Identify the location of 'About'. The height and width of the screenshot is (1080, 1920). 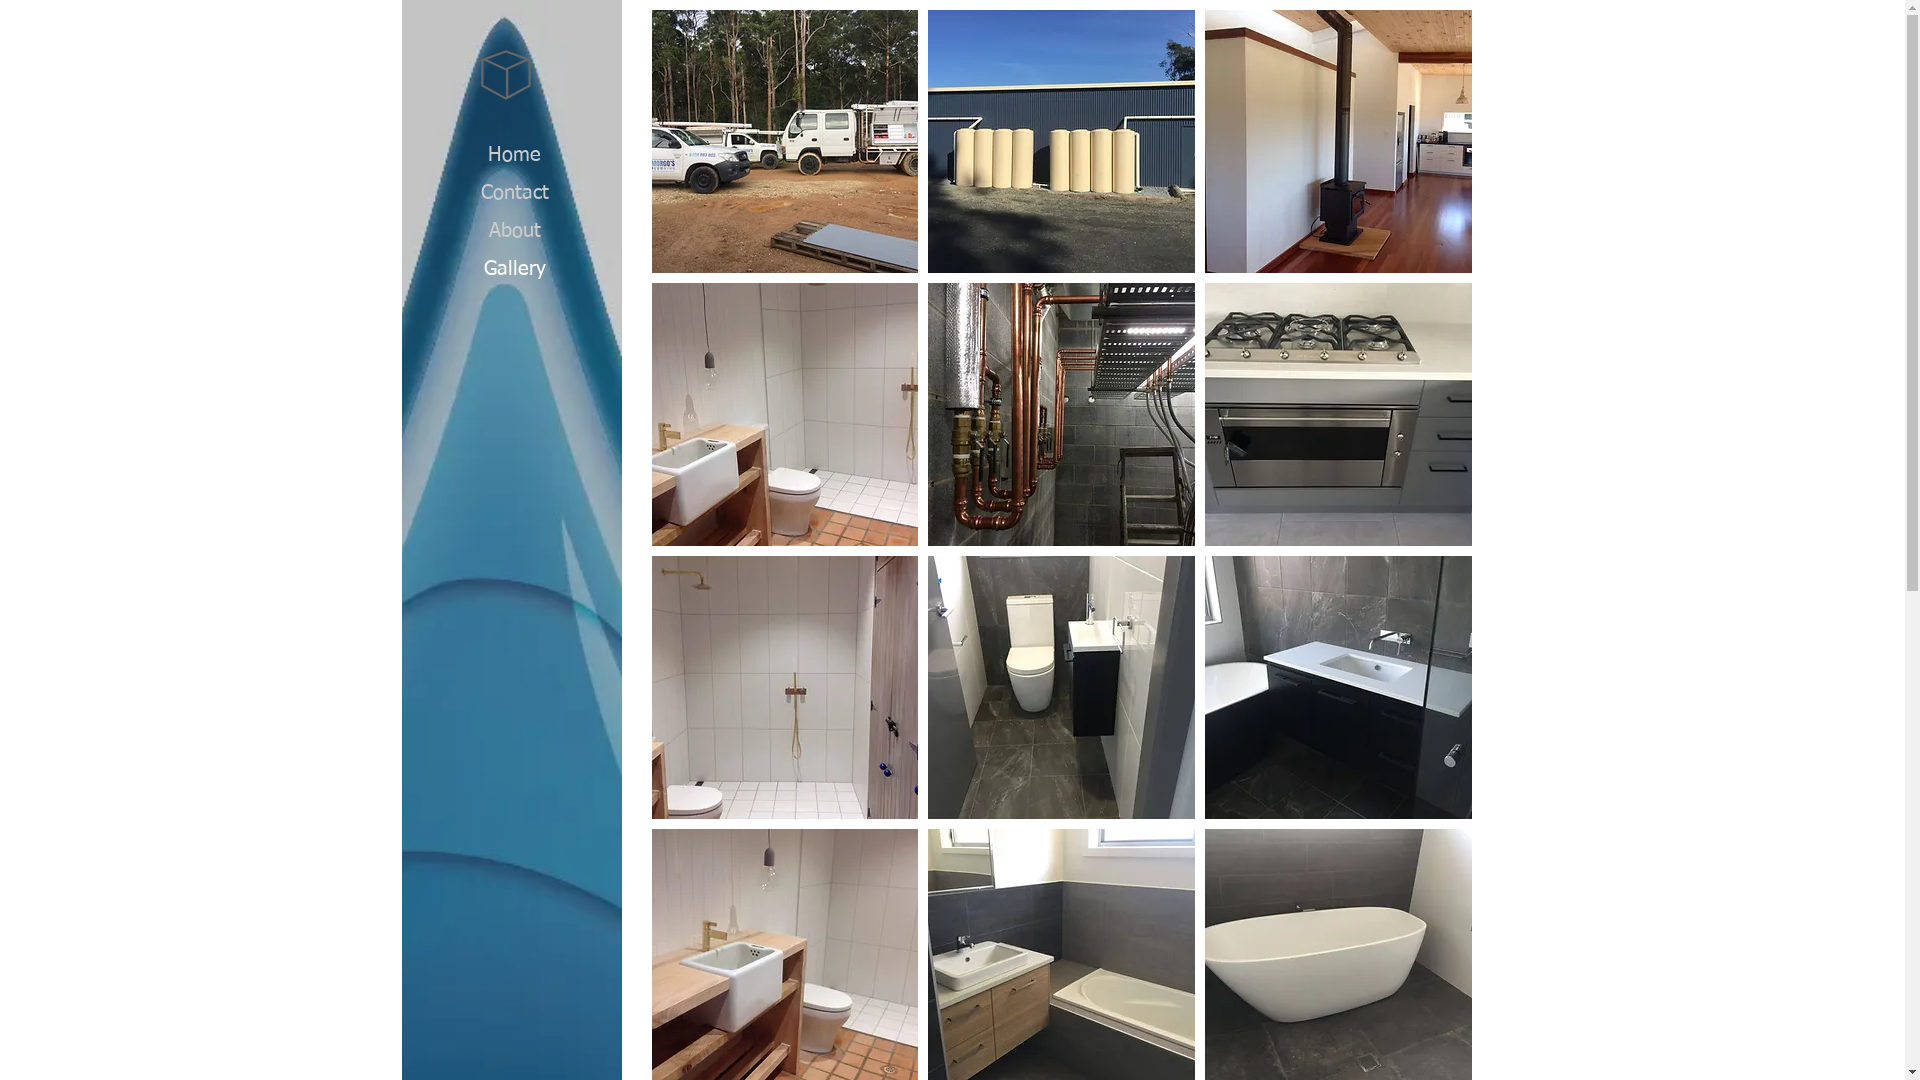
(513, 230).